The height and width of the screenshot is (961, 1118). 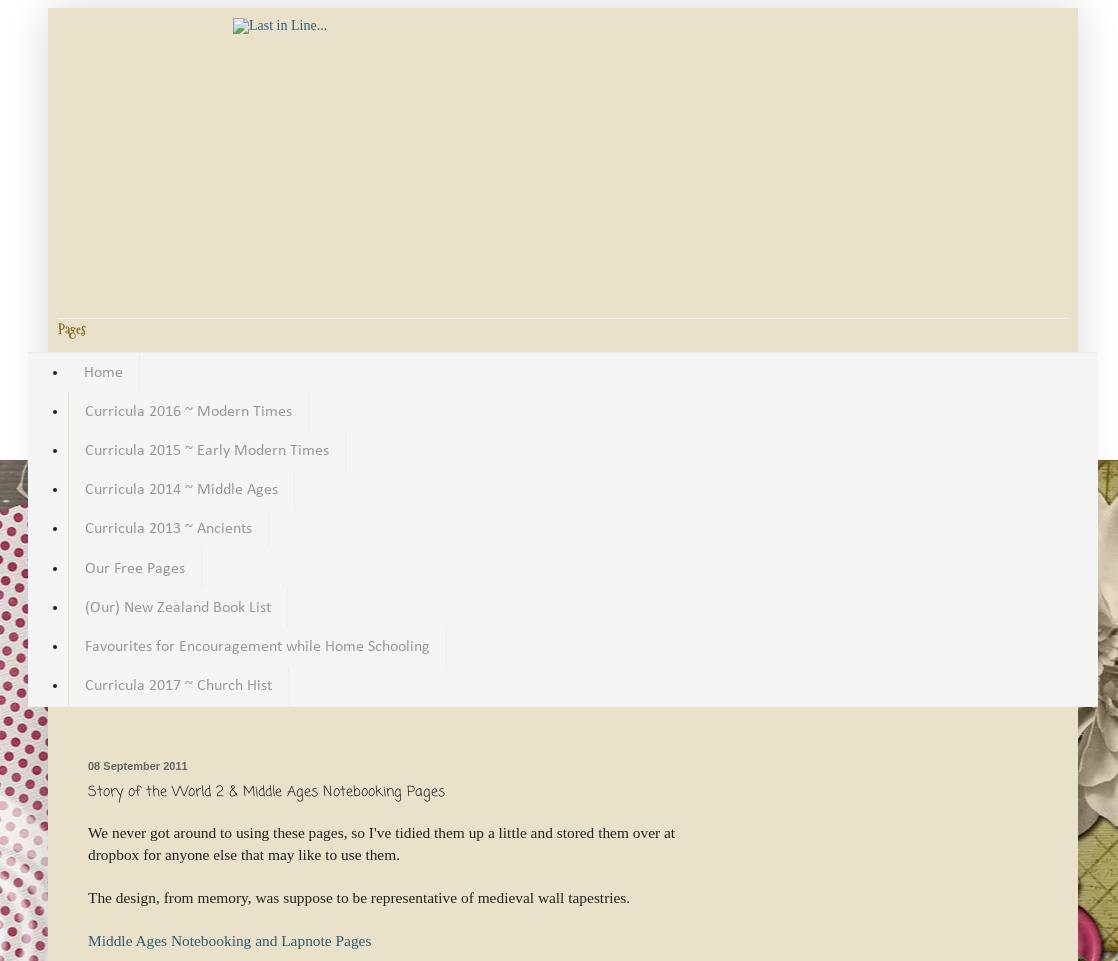 What do you see at coordinates (103, 371) in the screenshot?
I see `'Home'` at bounding box center [103, 371].